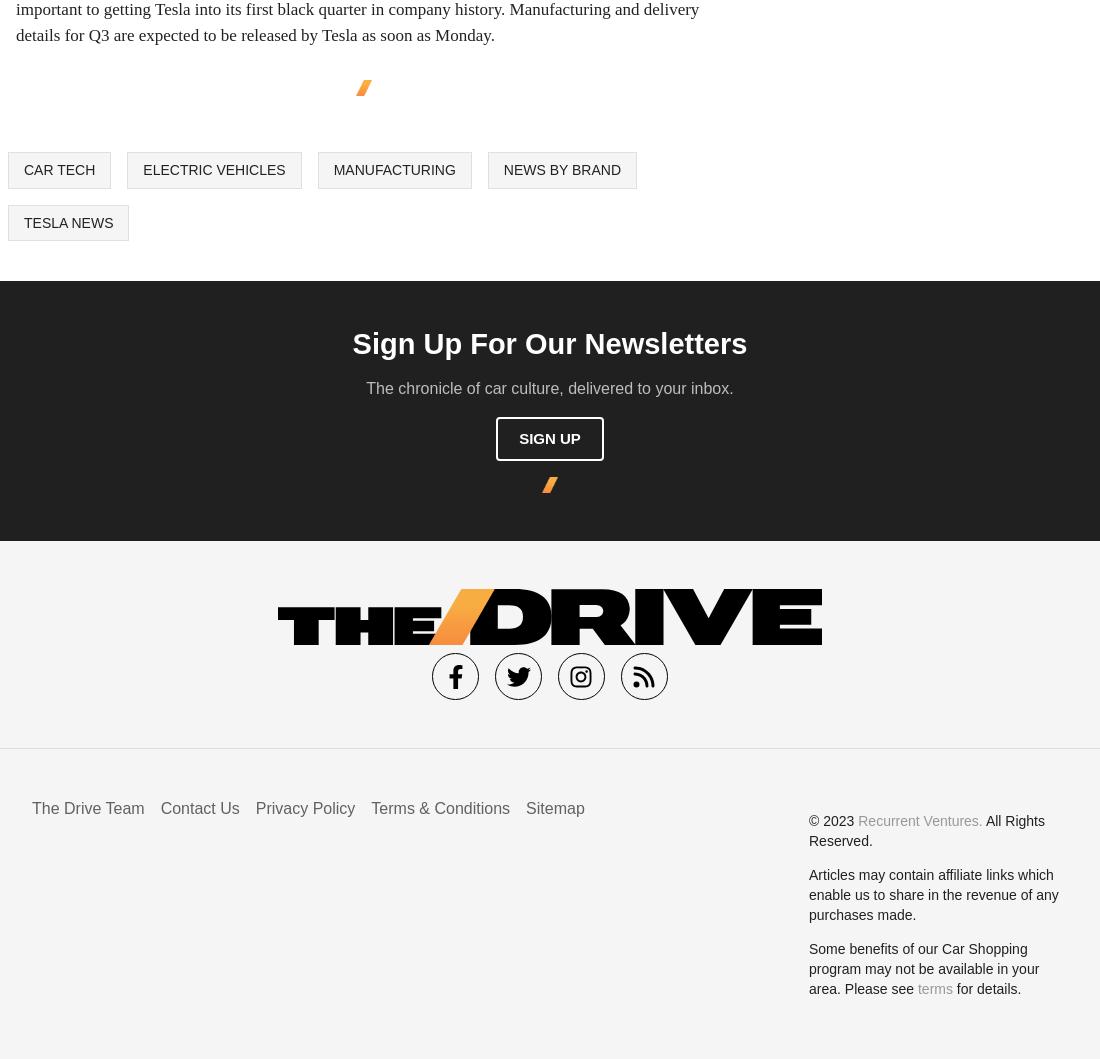 Image resolution: width=1100 pixels, height=1059 pixels. I want to click on 'Electric Vehicles', so click(213, 168).